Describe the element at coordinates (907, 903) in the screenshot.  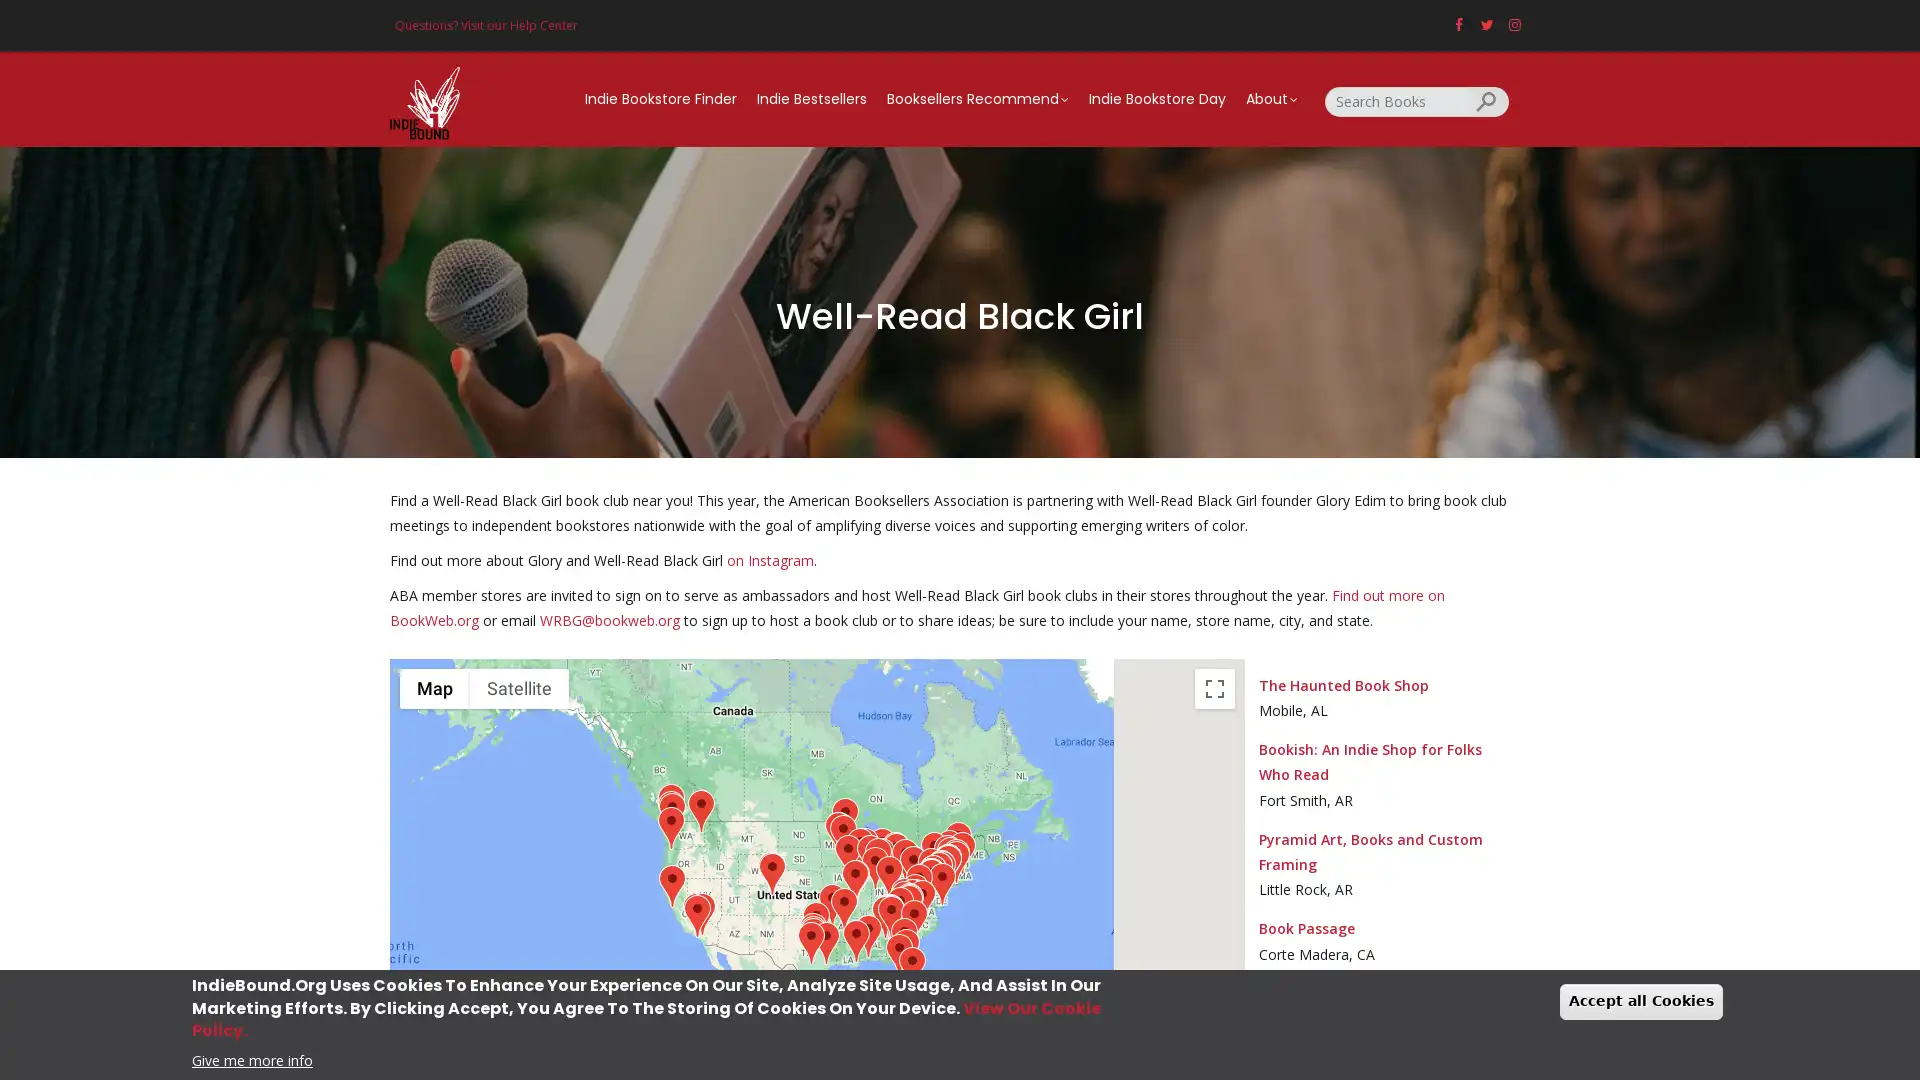
I see `Main Street Books (NC)` at that location.